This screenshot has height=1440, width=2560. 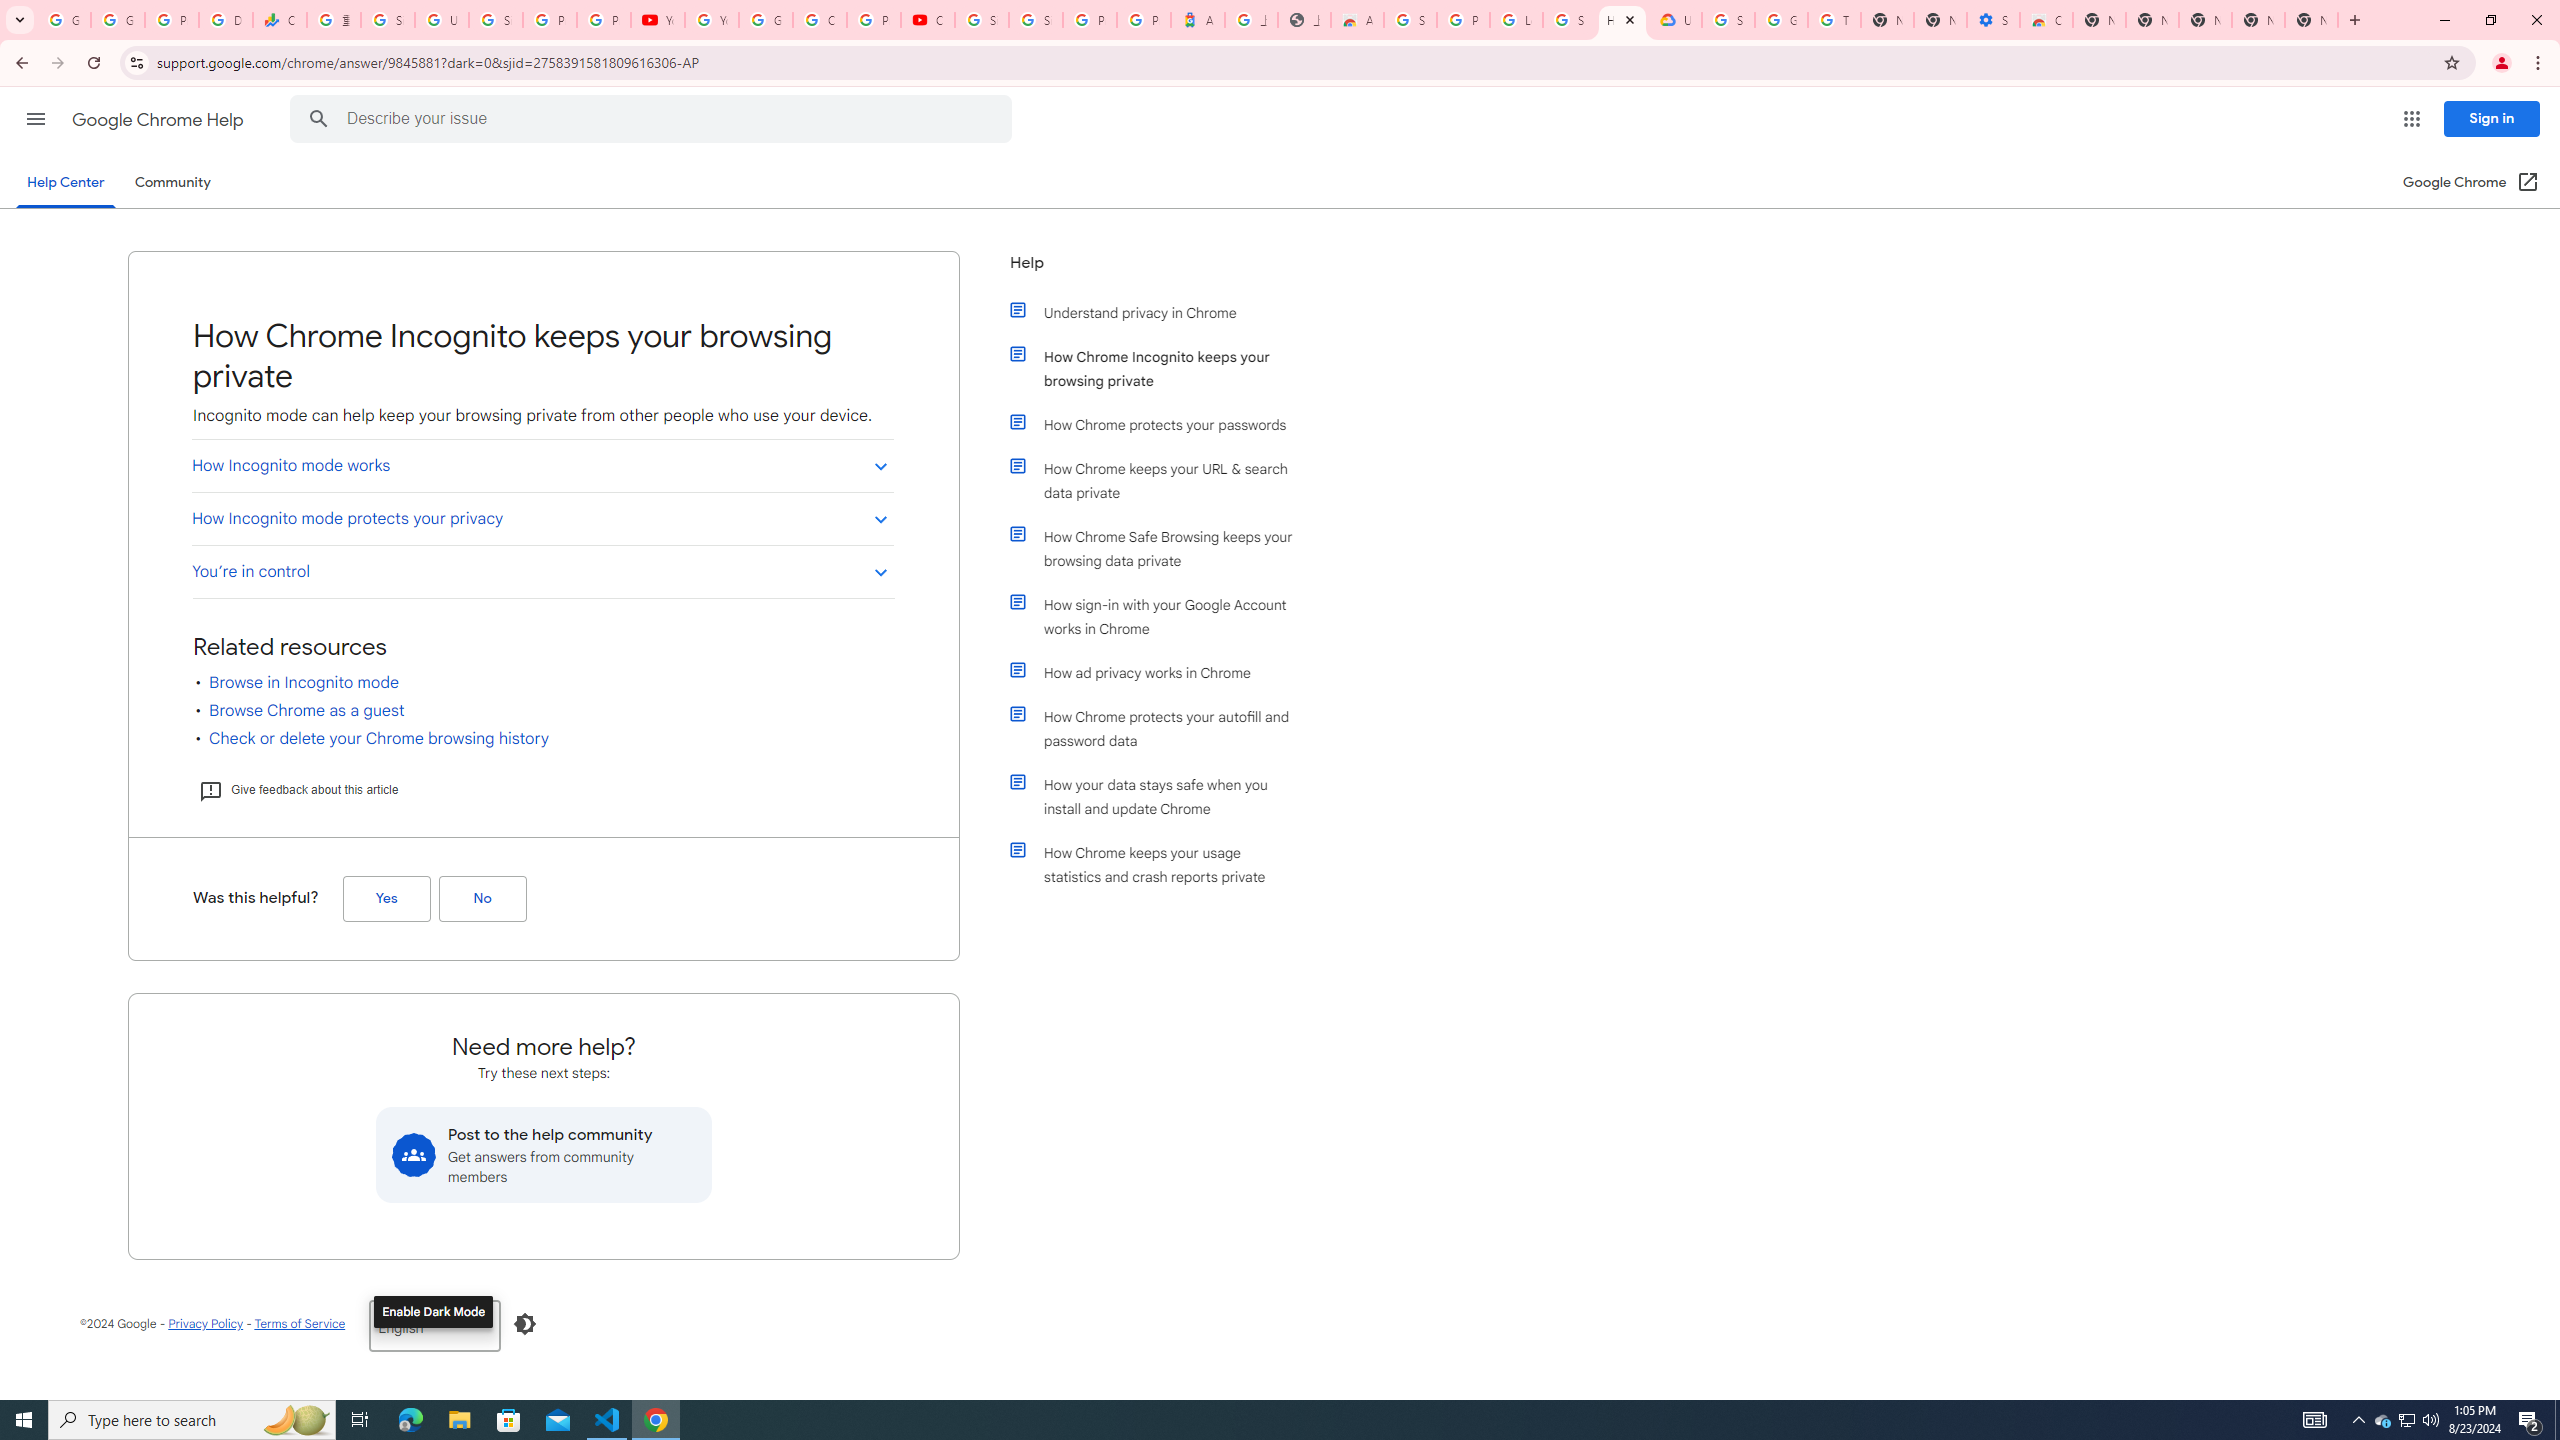 I want to click on 'Sign in - Google Accounts', so click(x=496, y=19).